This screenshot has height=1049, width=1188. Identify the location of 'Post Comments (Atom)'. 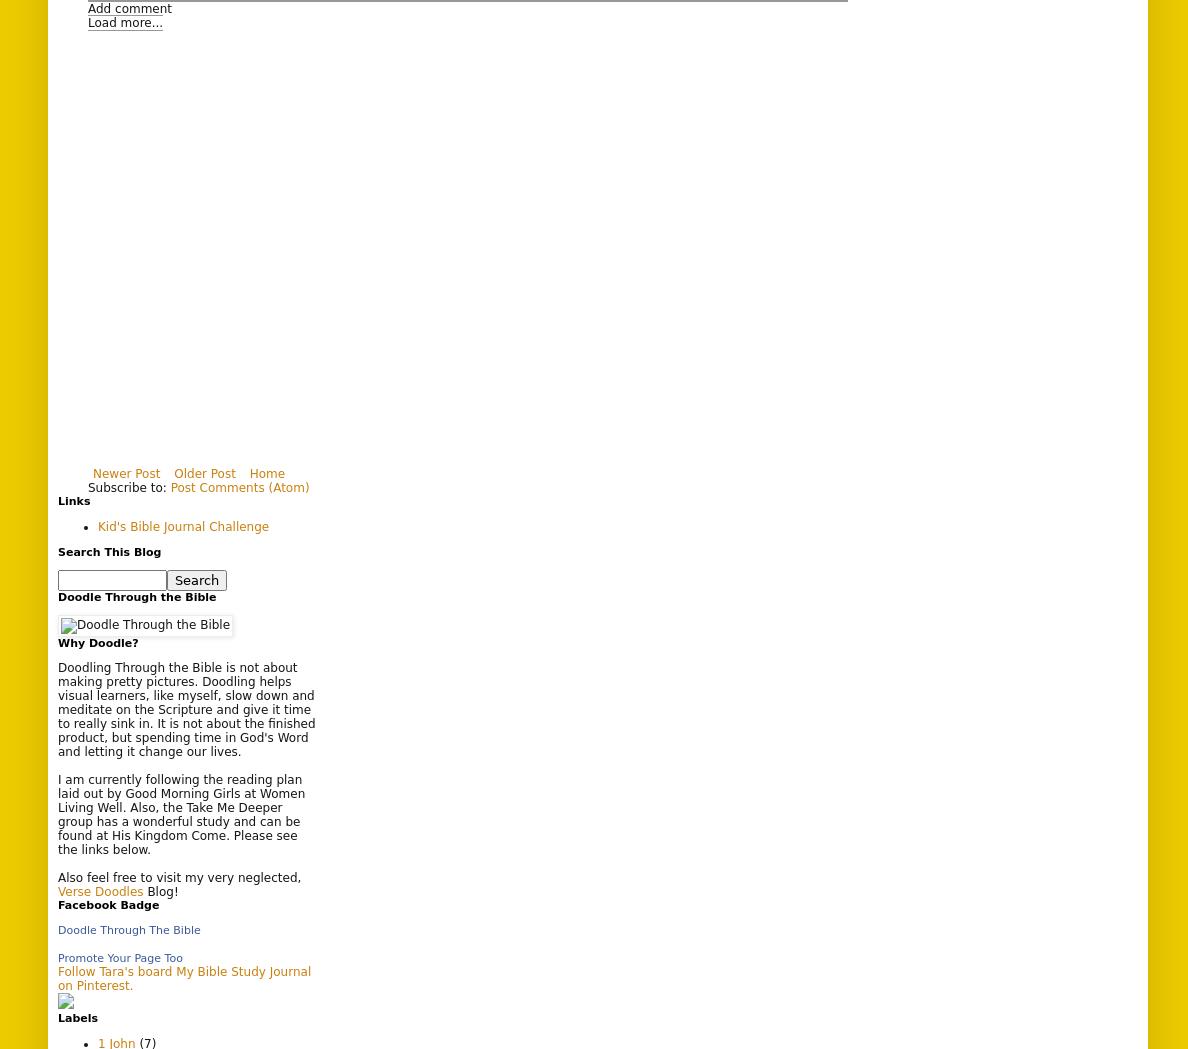
(238, 486).